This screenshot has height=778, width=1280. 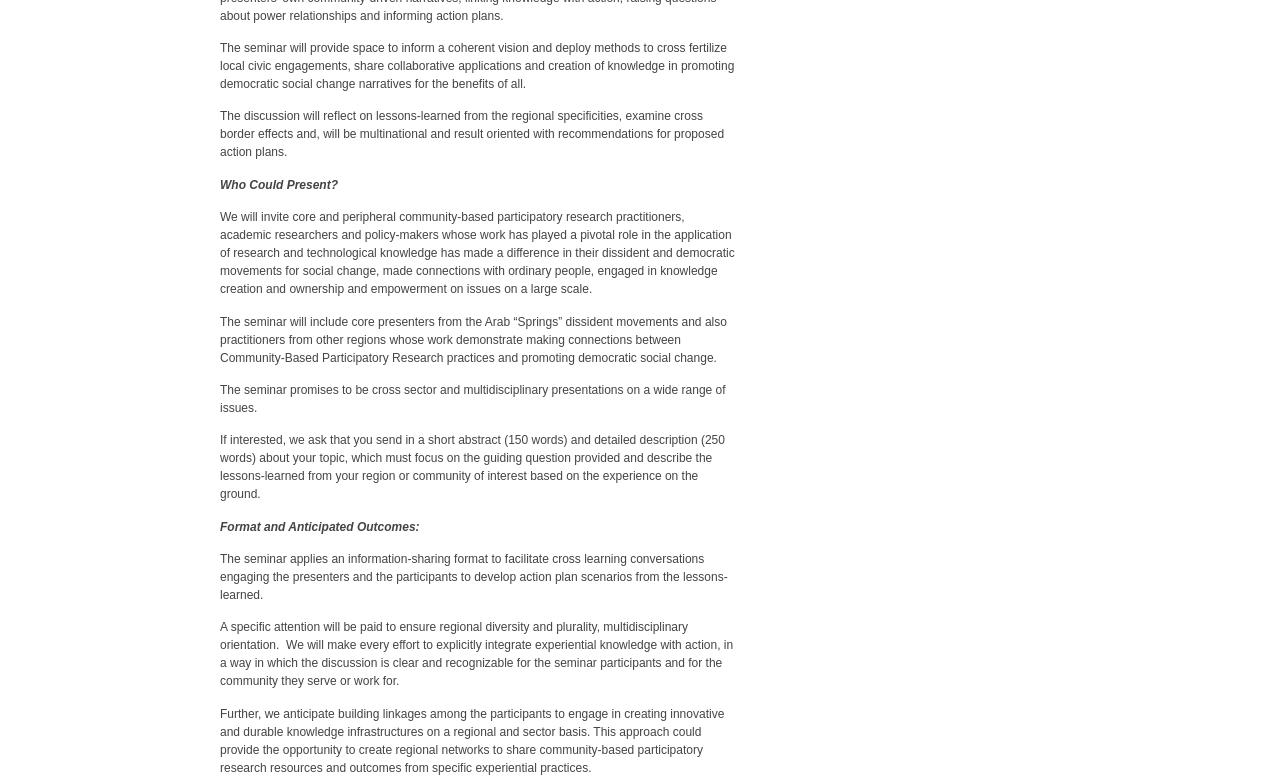 I want to click on 'Who Could Present?', so click(x=278, y=183).